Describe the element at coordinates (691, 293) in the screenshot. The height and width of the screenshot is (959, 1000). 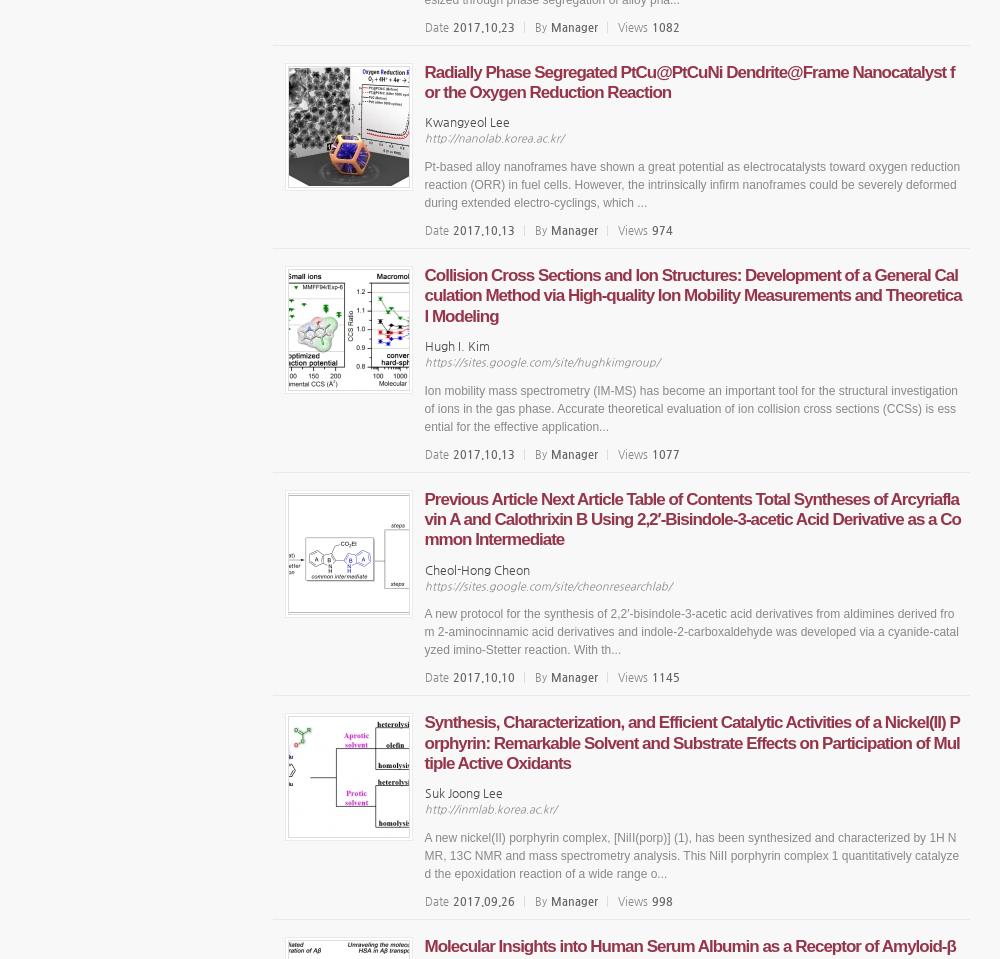
I see `'Collision Cross Sections and Ion Structures: Development of a General Calculation Method via High-quality Ion Mobility Measurements and Theoretical Modeling'` at that location.